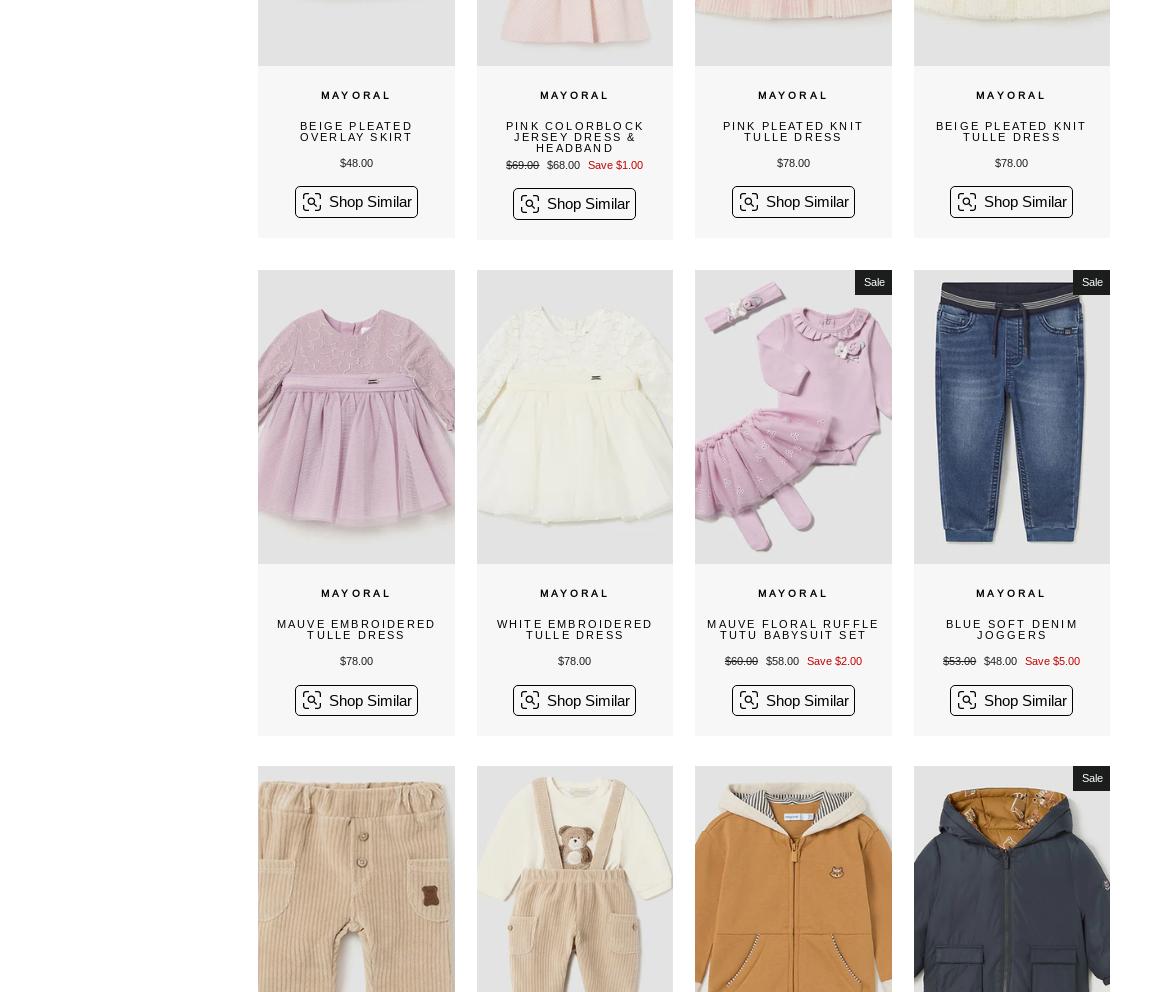 The image size is (1150, 992). I want to click on '$60.00', so click(739, 660).